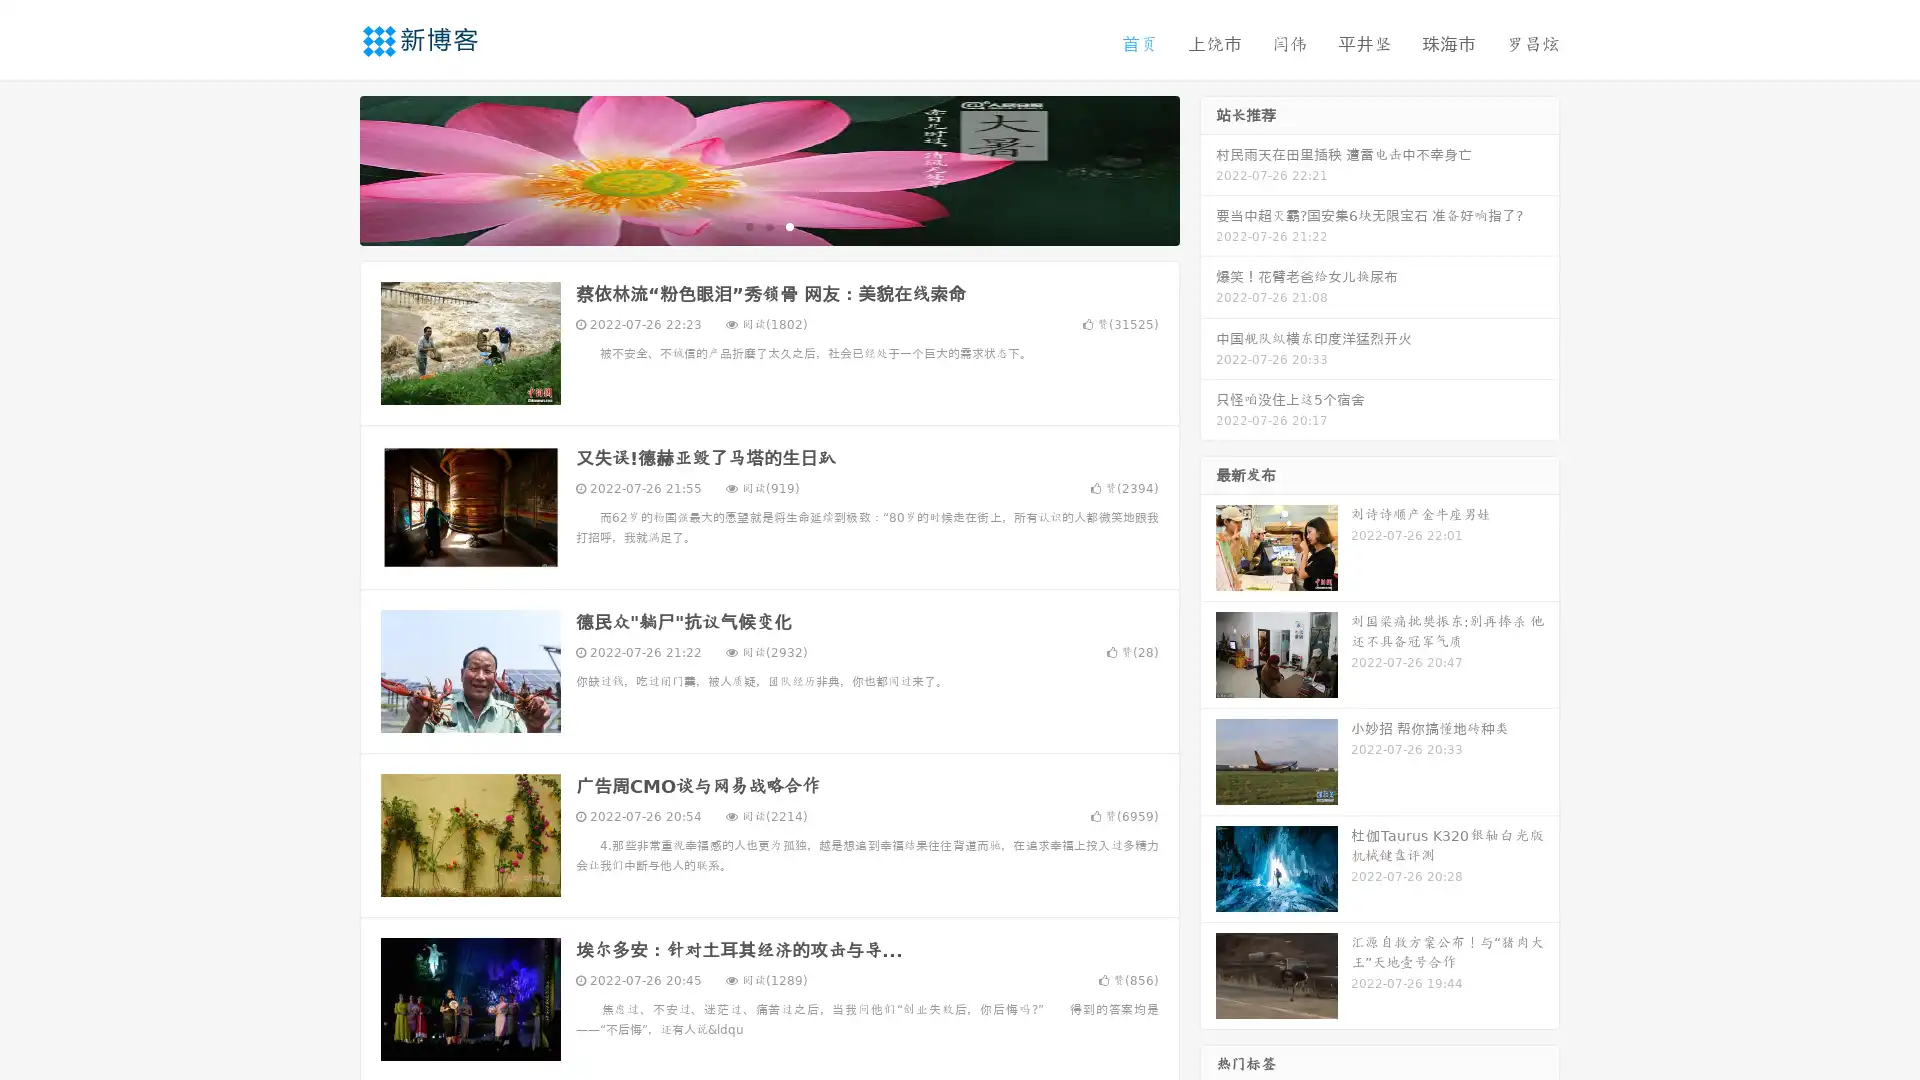  Describe the element at coordinates (789, 225) in the screenshot. I see `Go to slide 3` at that location.